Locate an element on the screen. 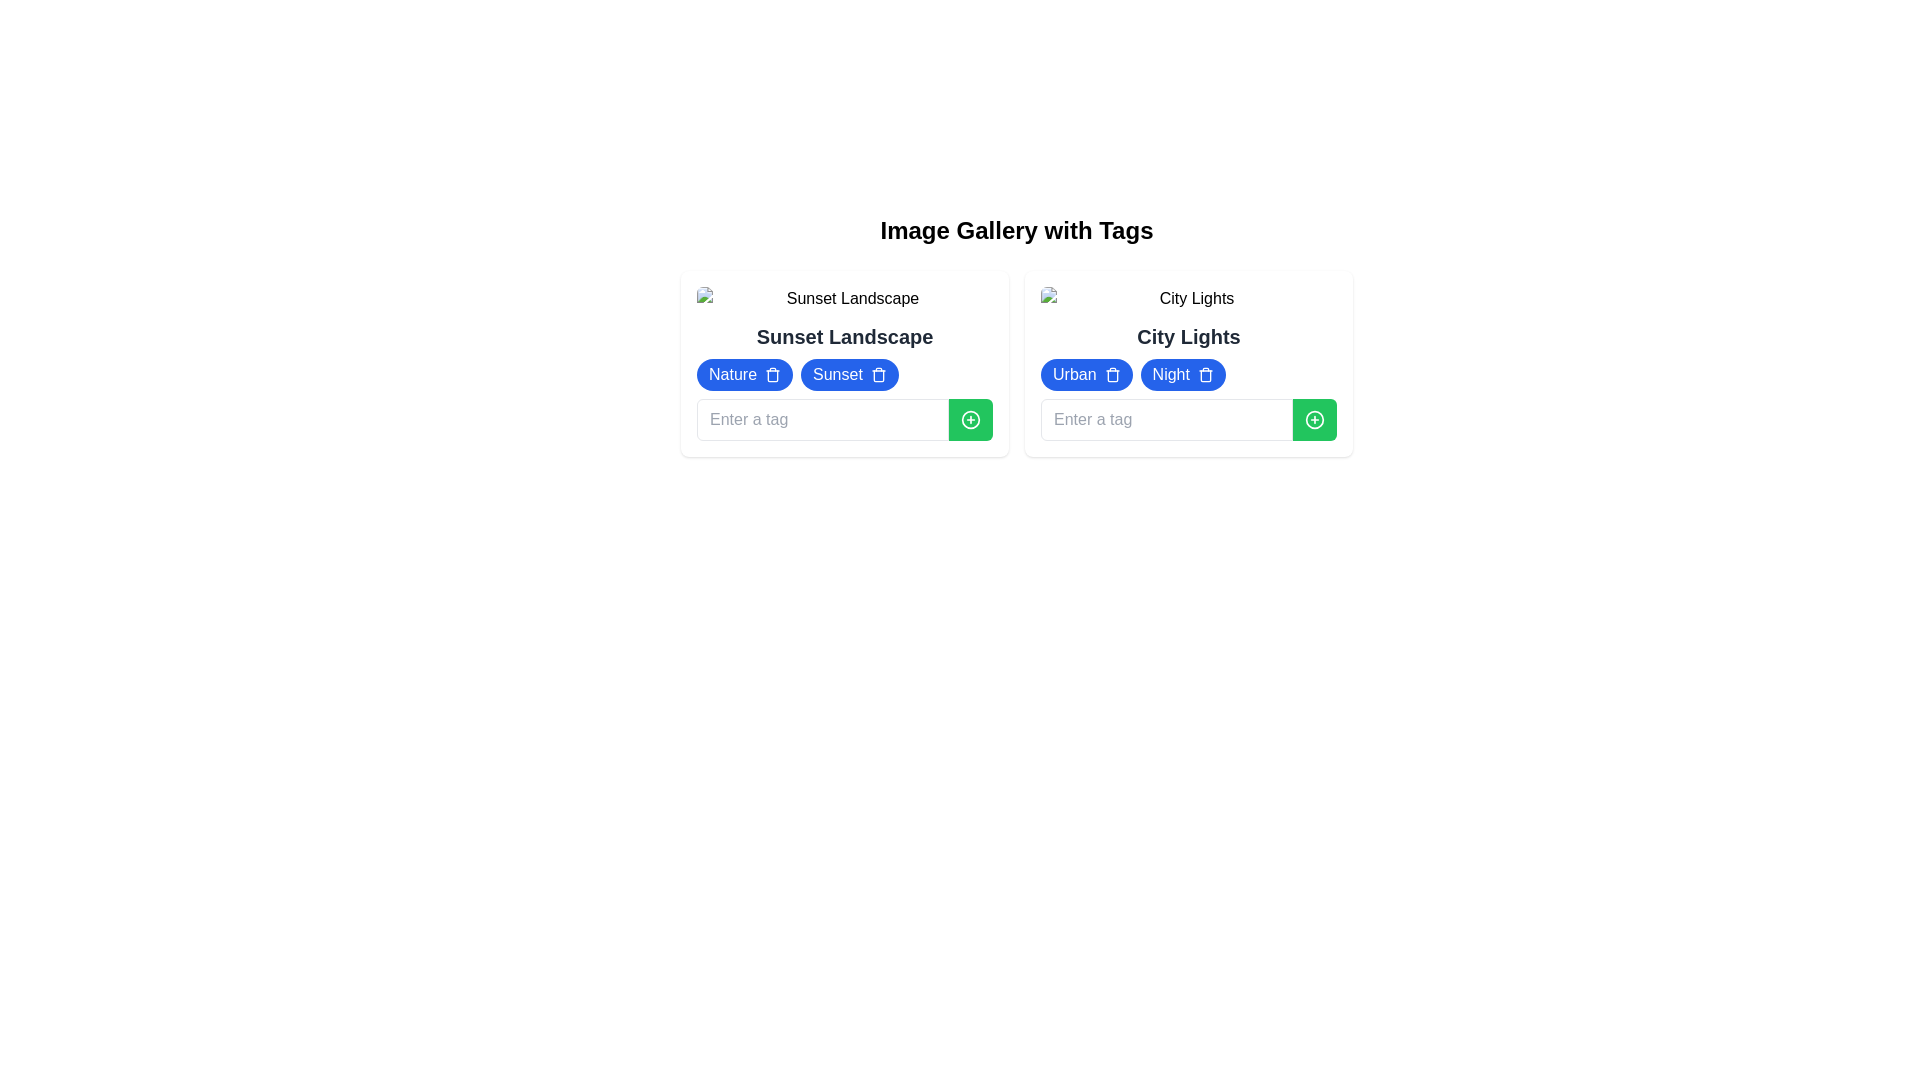 The image size is (1920, 1080). the blue circular button labeled 'Sunset' with a deletion icon next to it in the second tag of the first card in the tag section is located at coordinates (844, 363).